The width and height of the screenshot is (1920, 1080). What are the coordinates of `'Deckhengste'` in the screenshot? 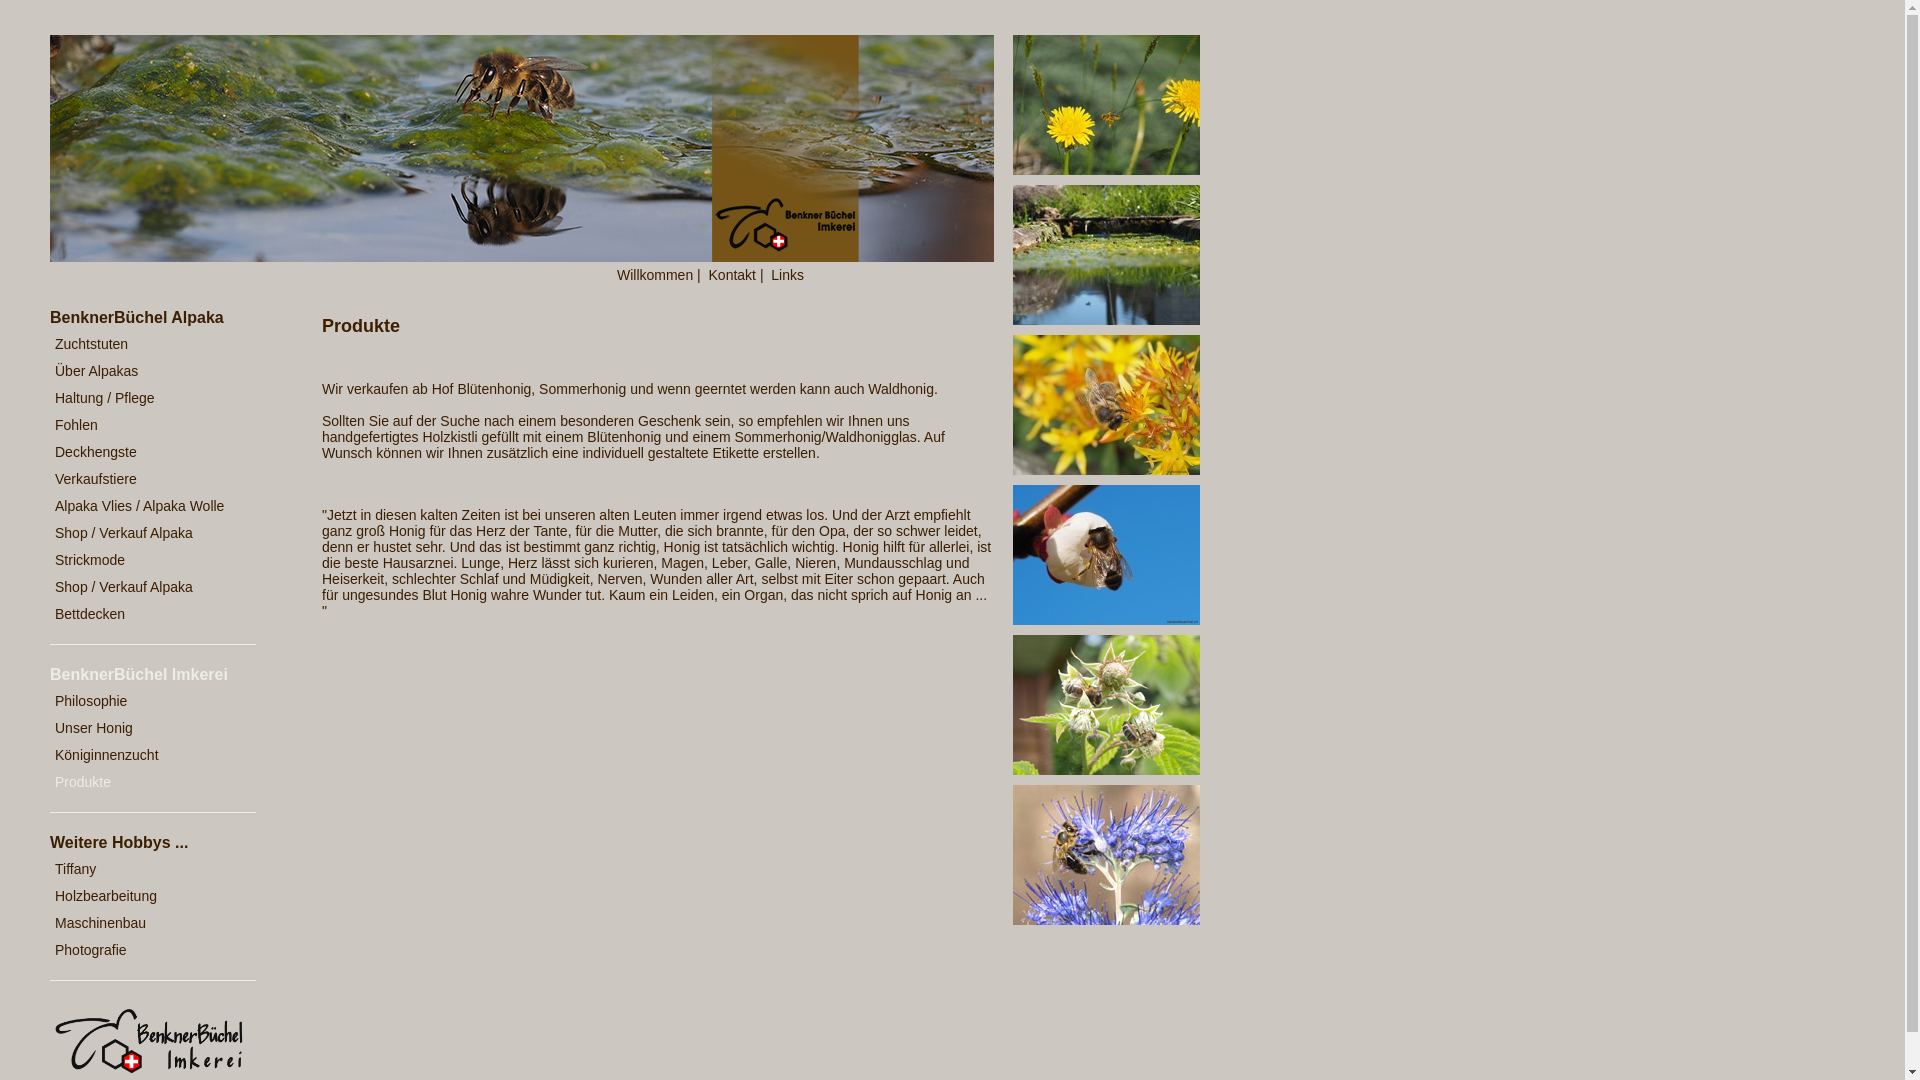 It's located at (49, 452).